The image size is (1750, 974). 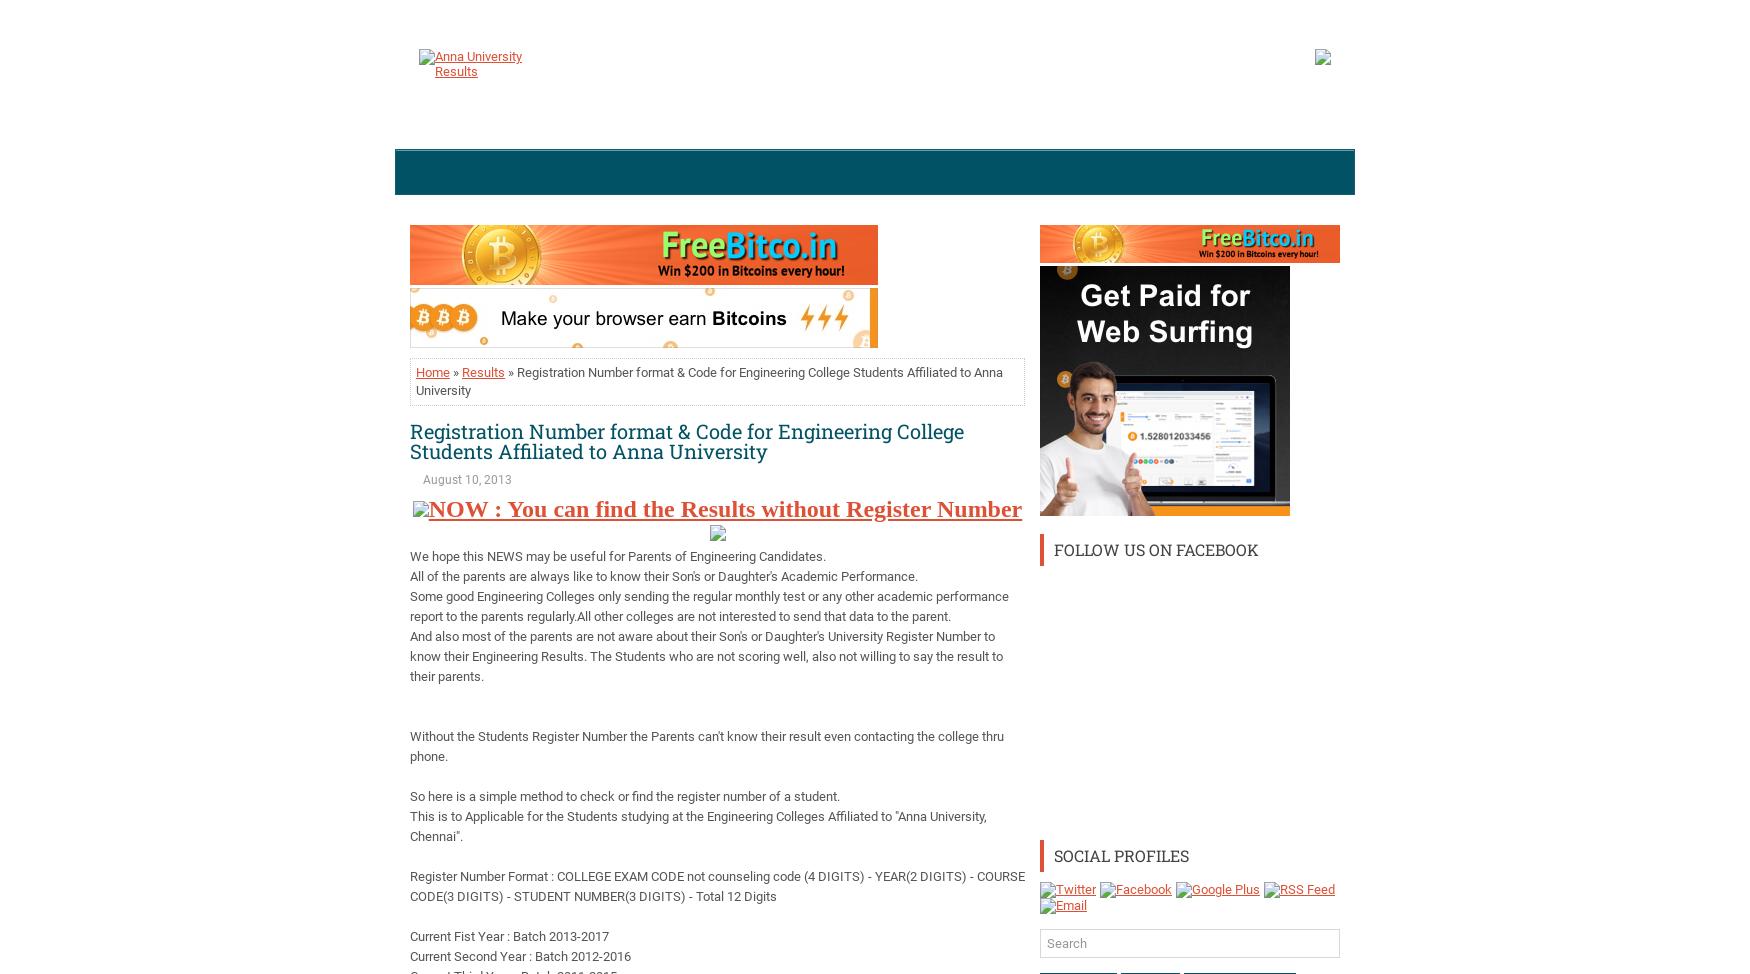 I want to click on '» Registration Number format & Code for Engineering College Students Affiliated to Anna University', so click(x=709, y=381).